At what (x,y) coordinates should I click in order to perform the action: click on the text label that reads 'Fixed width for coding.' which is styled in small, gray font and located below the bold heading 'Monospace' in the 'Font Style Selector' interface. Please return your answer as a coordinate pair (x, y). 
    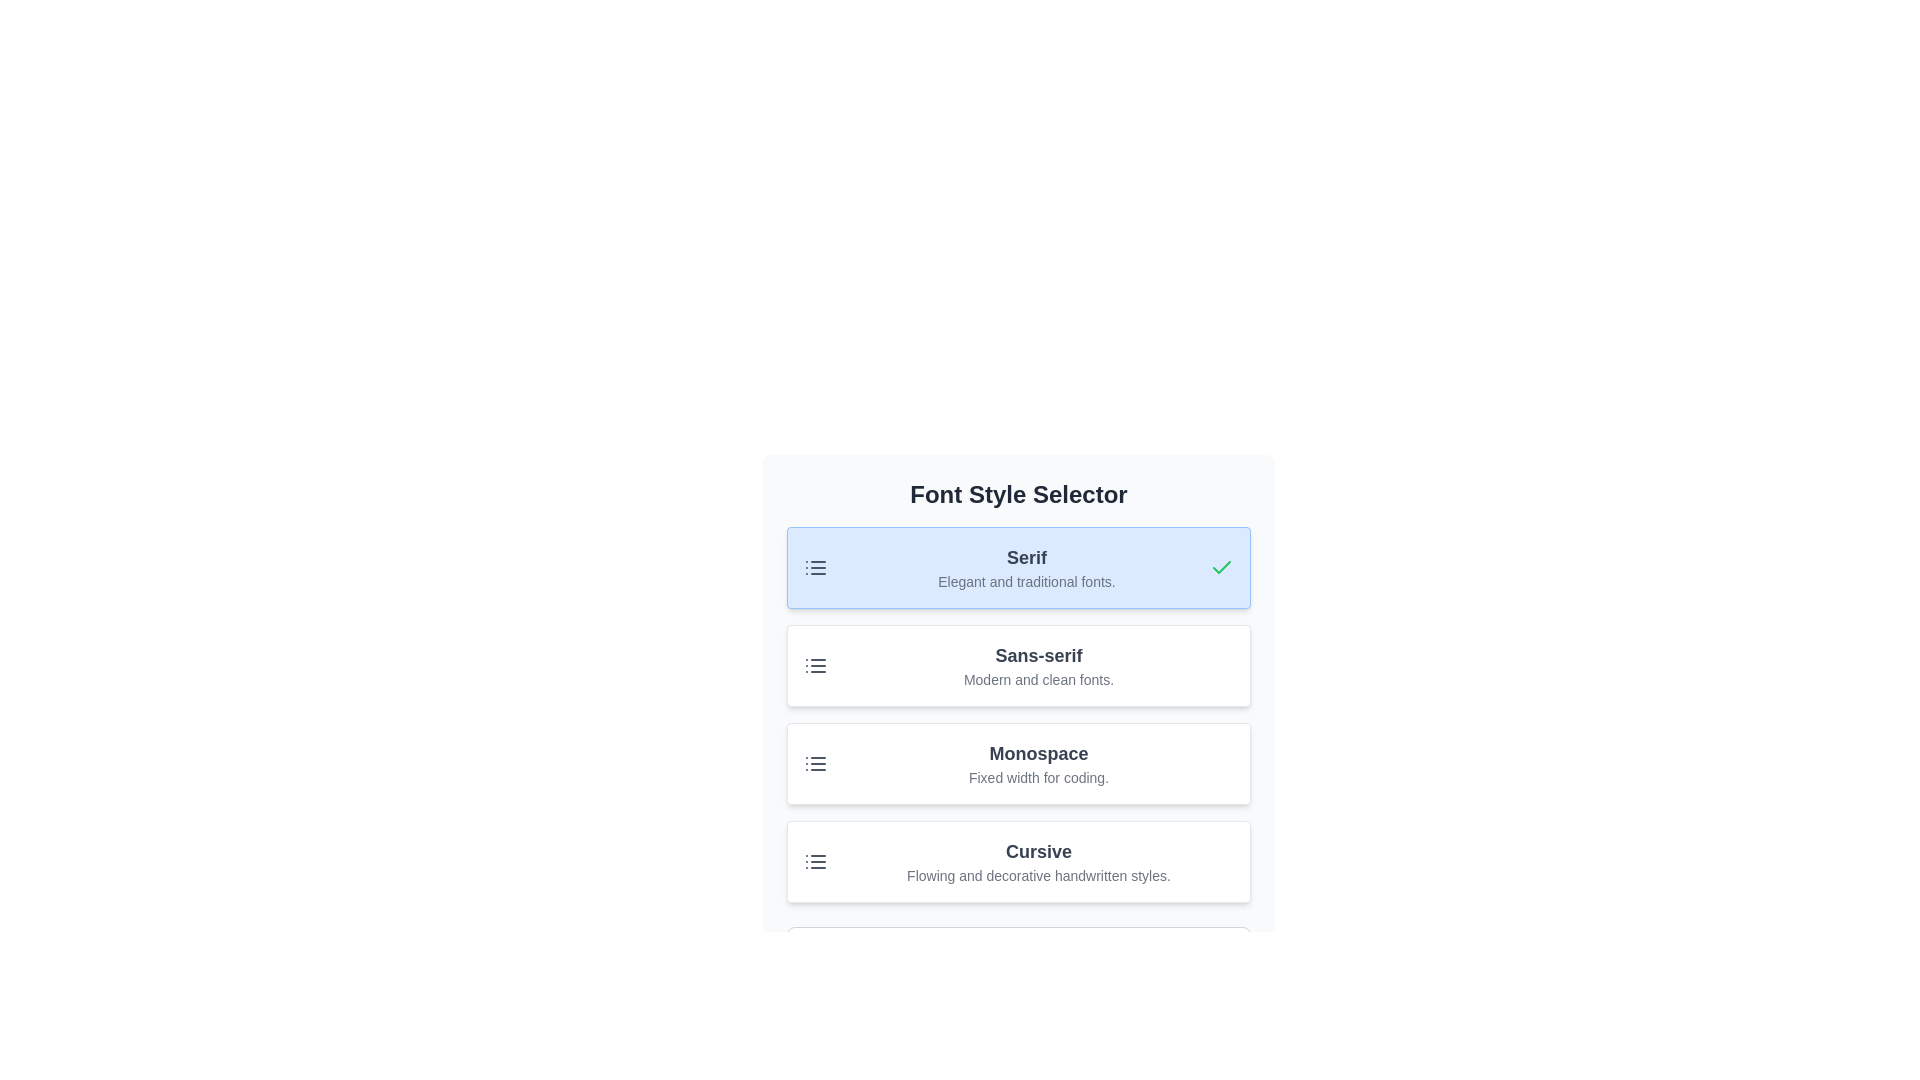
    Looking at the image, I should click on (1038, 777).